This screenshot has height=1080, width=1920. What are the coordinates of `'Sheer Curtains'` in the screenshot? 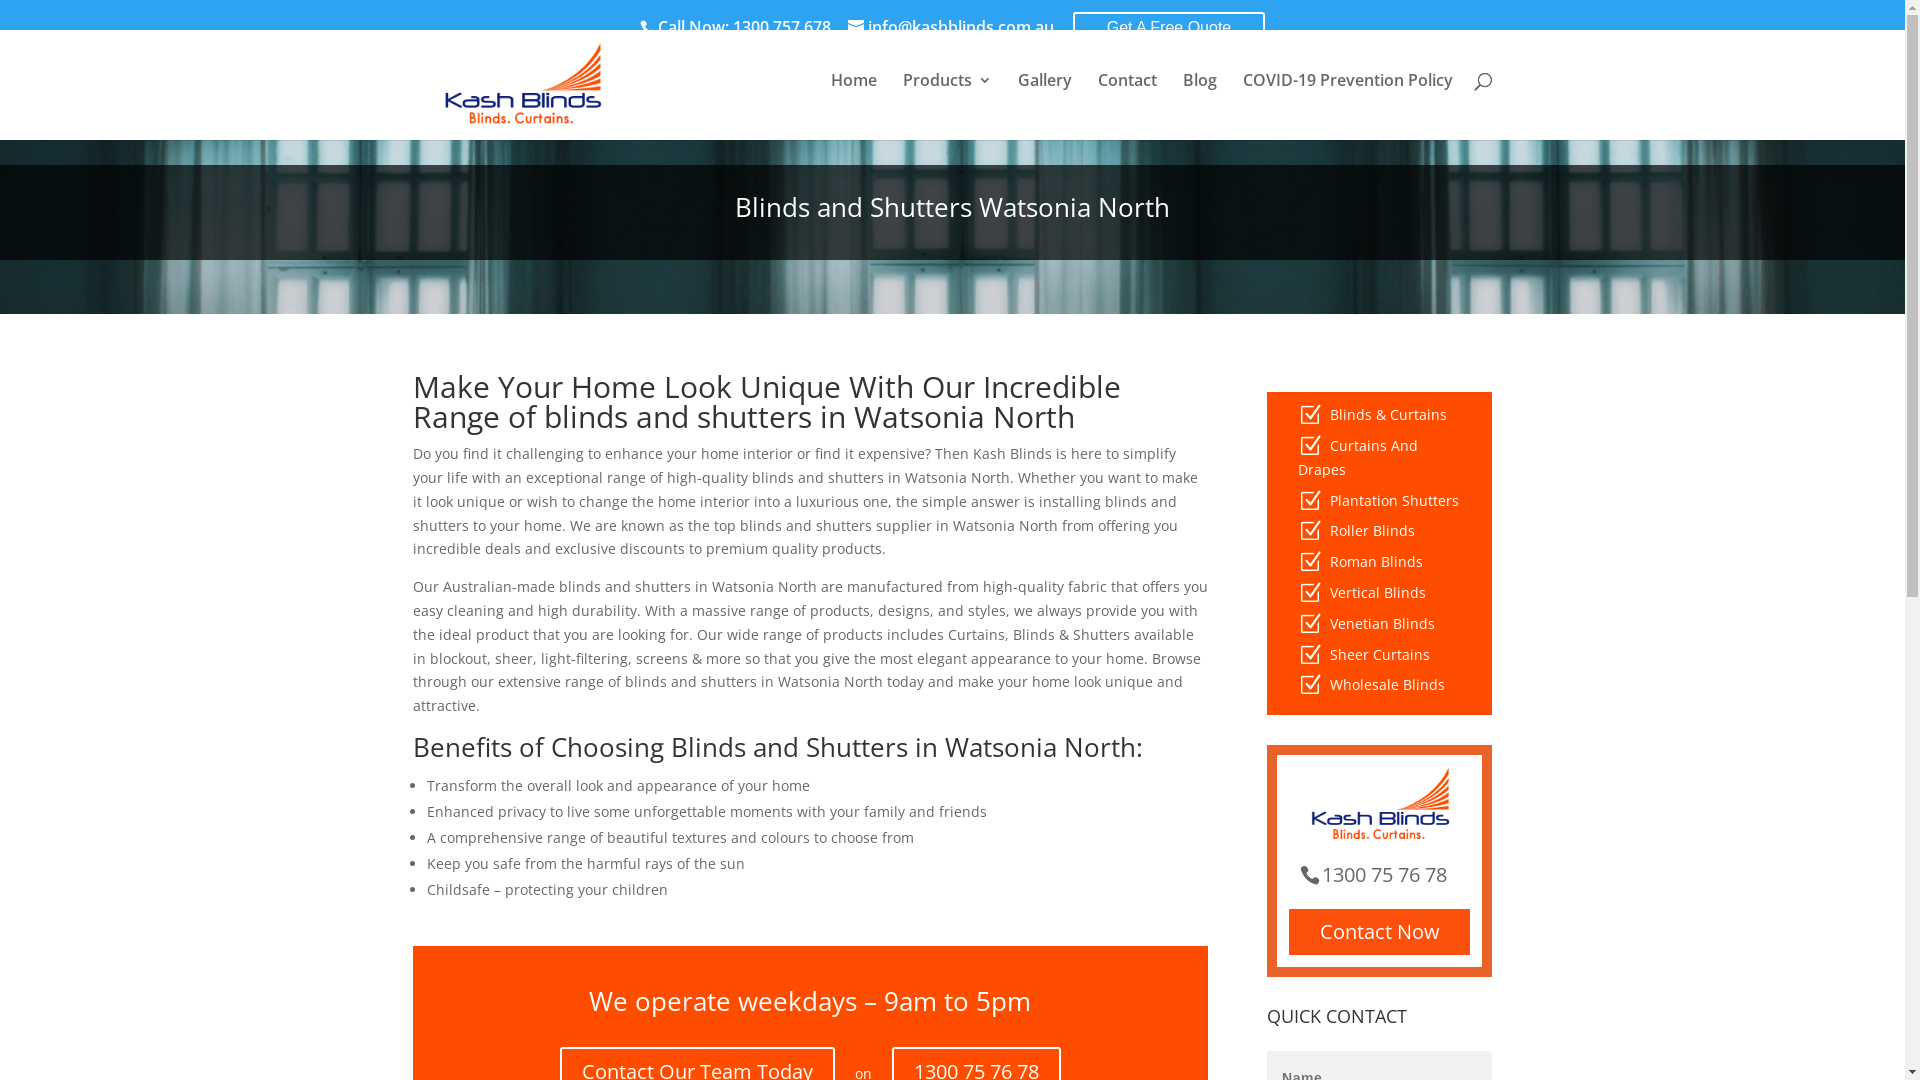 It's located at (1329, 654).